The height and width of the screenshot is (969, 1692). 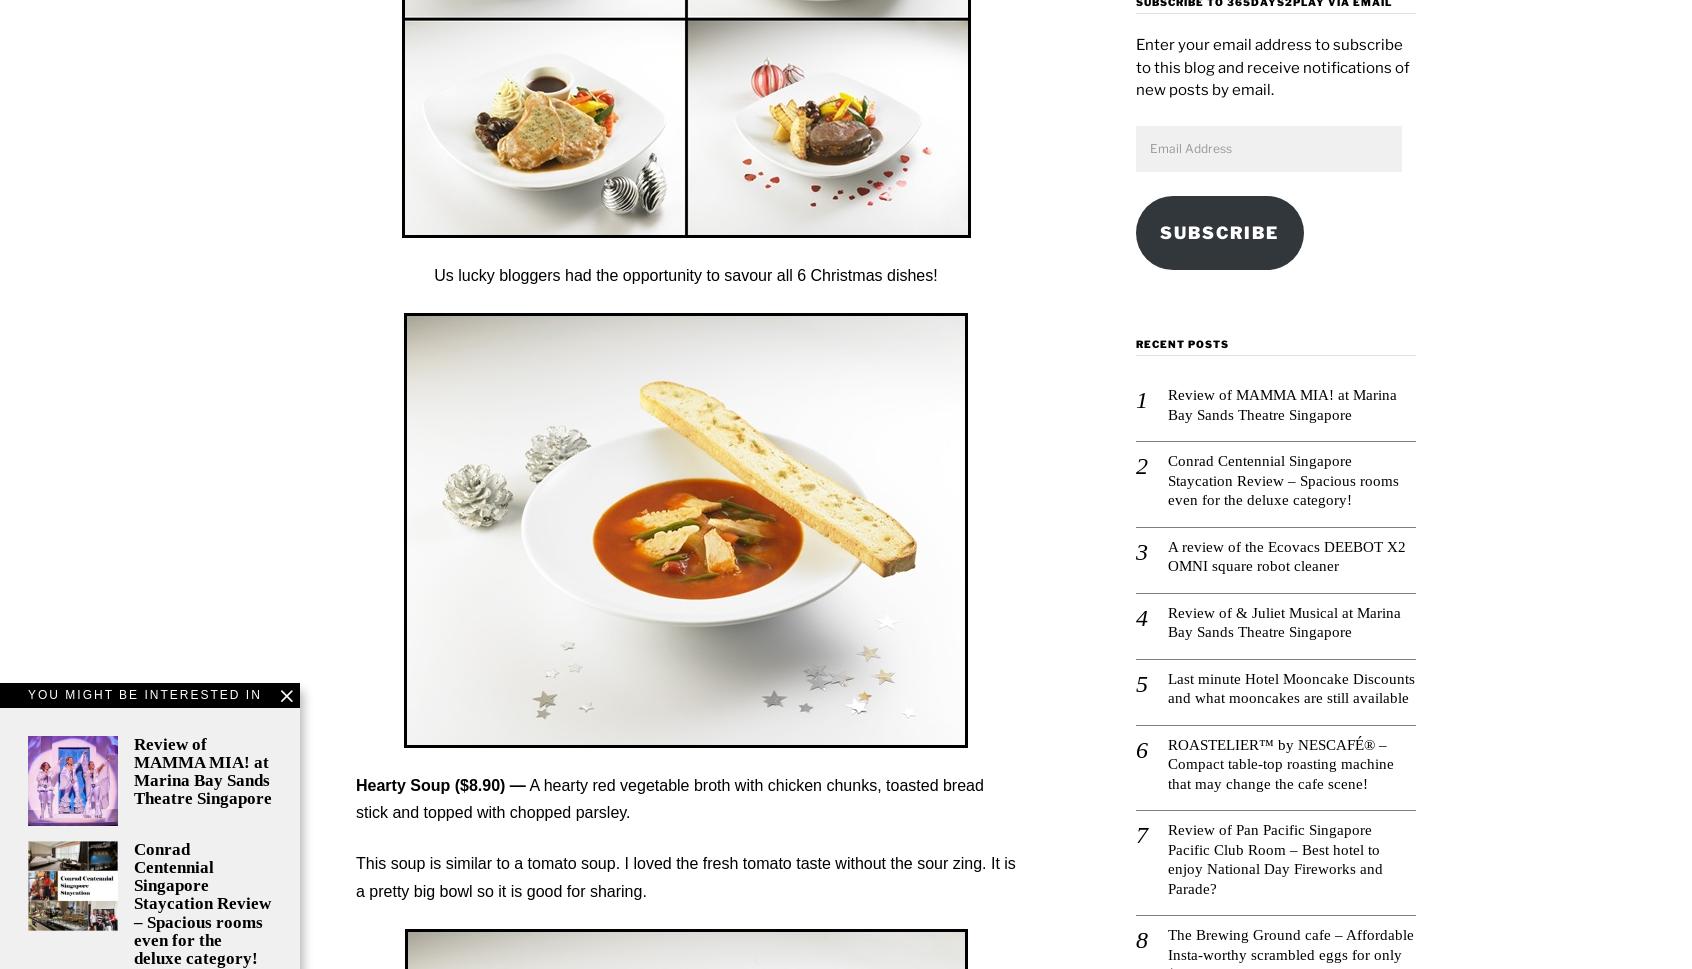 I want to click on 'Recent Posts', so click(x=1181, y=342).